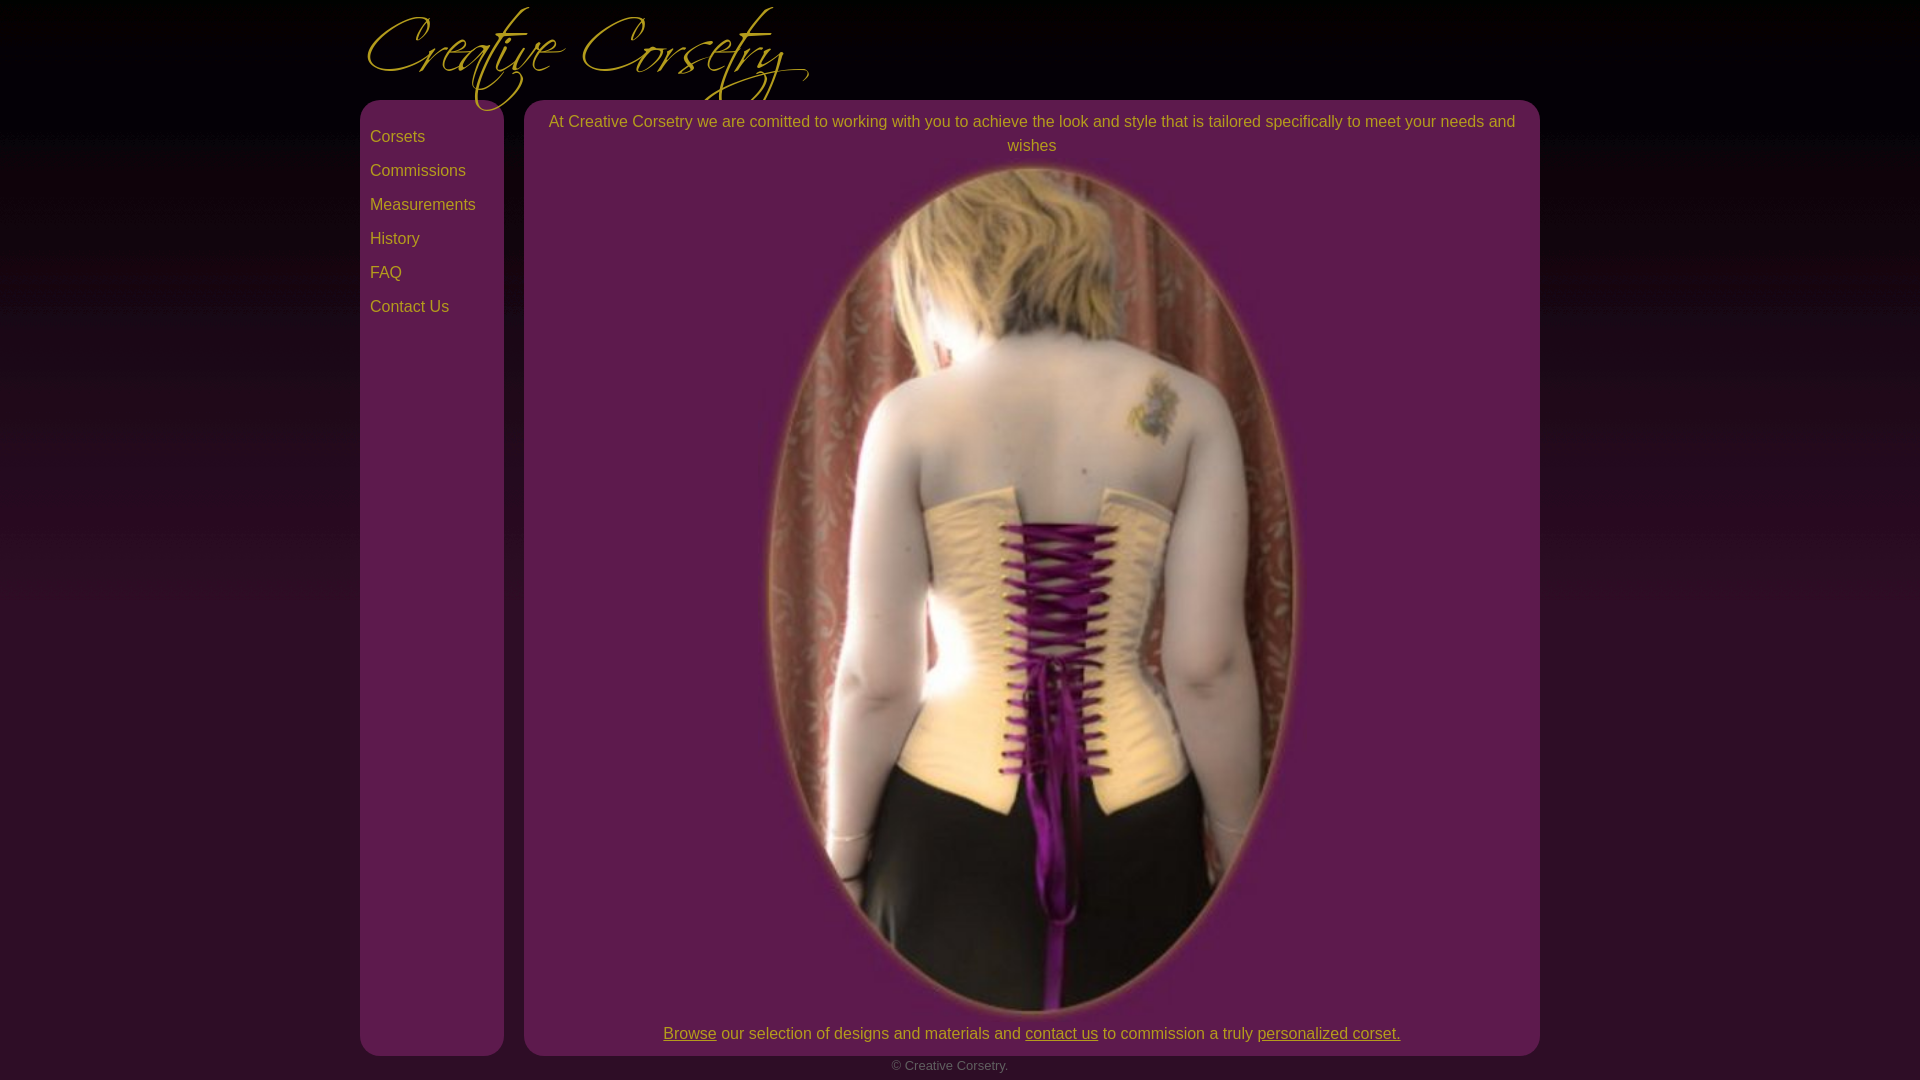 The image size is (1920, 1080). What do you see at coordinates (431, 238) in the screenshot?
I see `'History'` at bounding box center [431, 238].